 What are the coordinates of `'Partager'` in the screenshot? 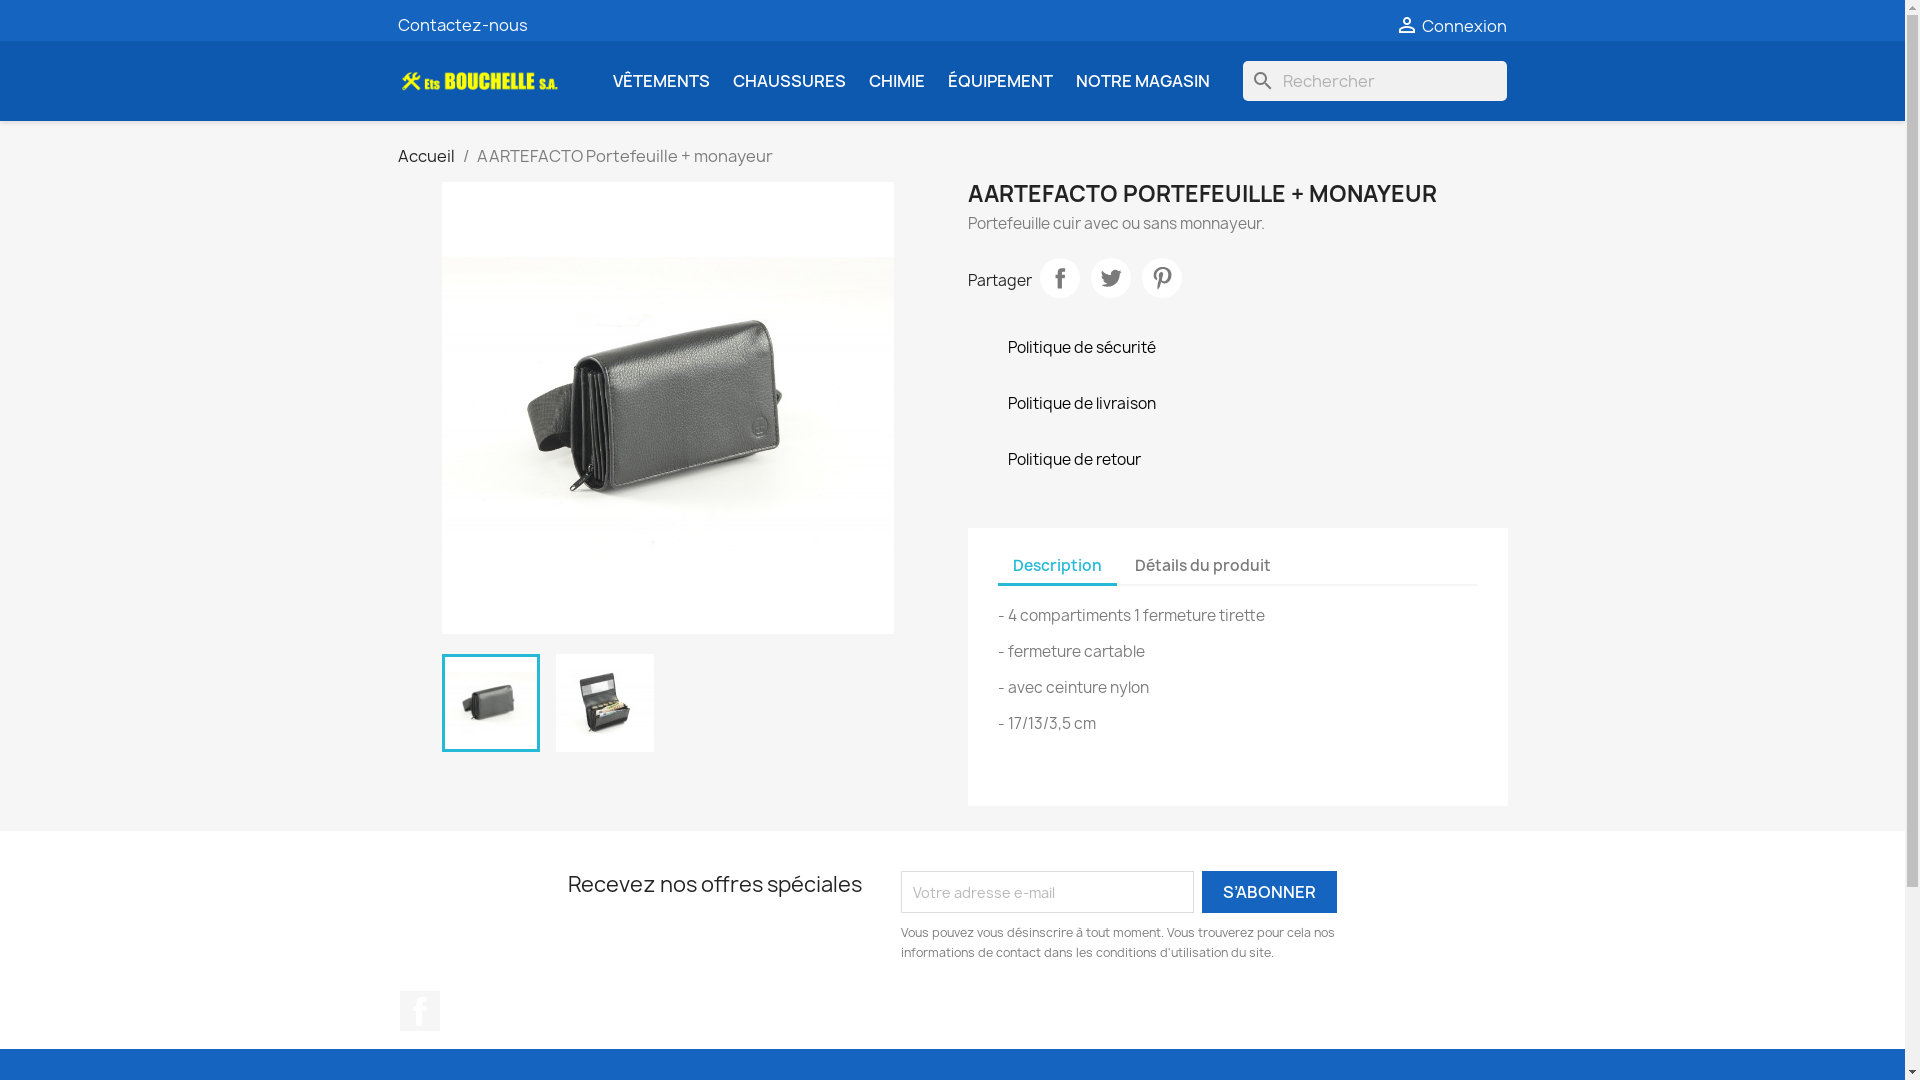 It's located at (1059, 277).